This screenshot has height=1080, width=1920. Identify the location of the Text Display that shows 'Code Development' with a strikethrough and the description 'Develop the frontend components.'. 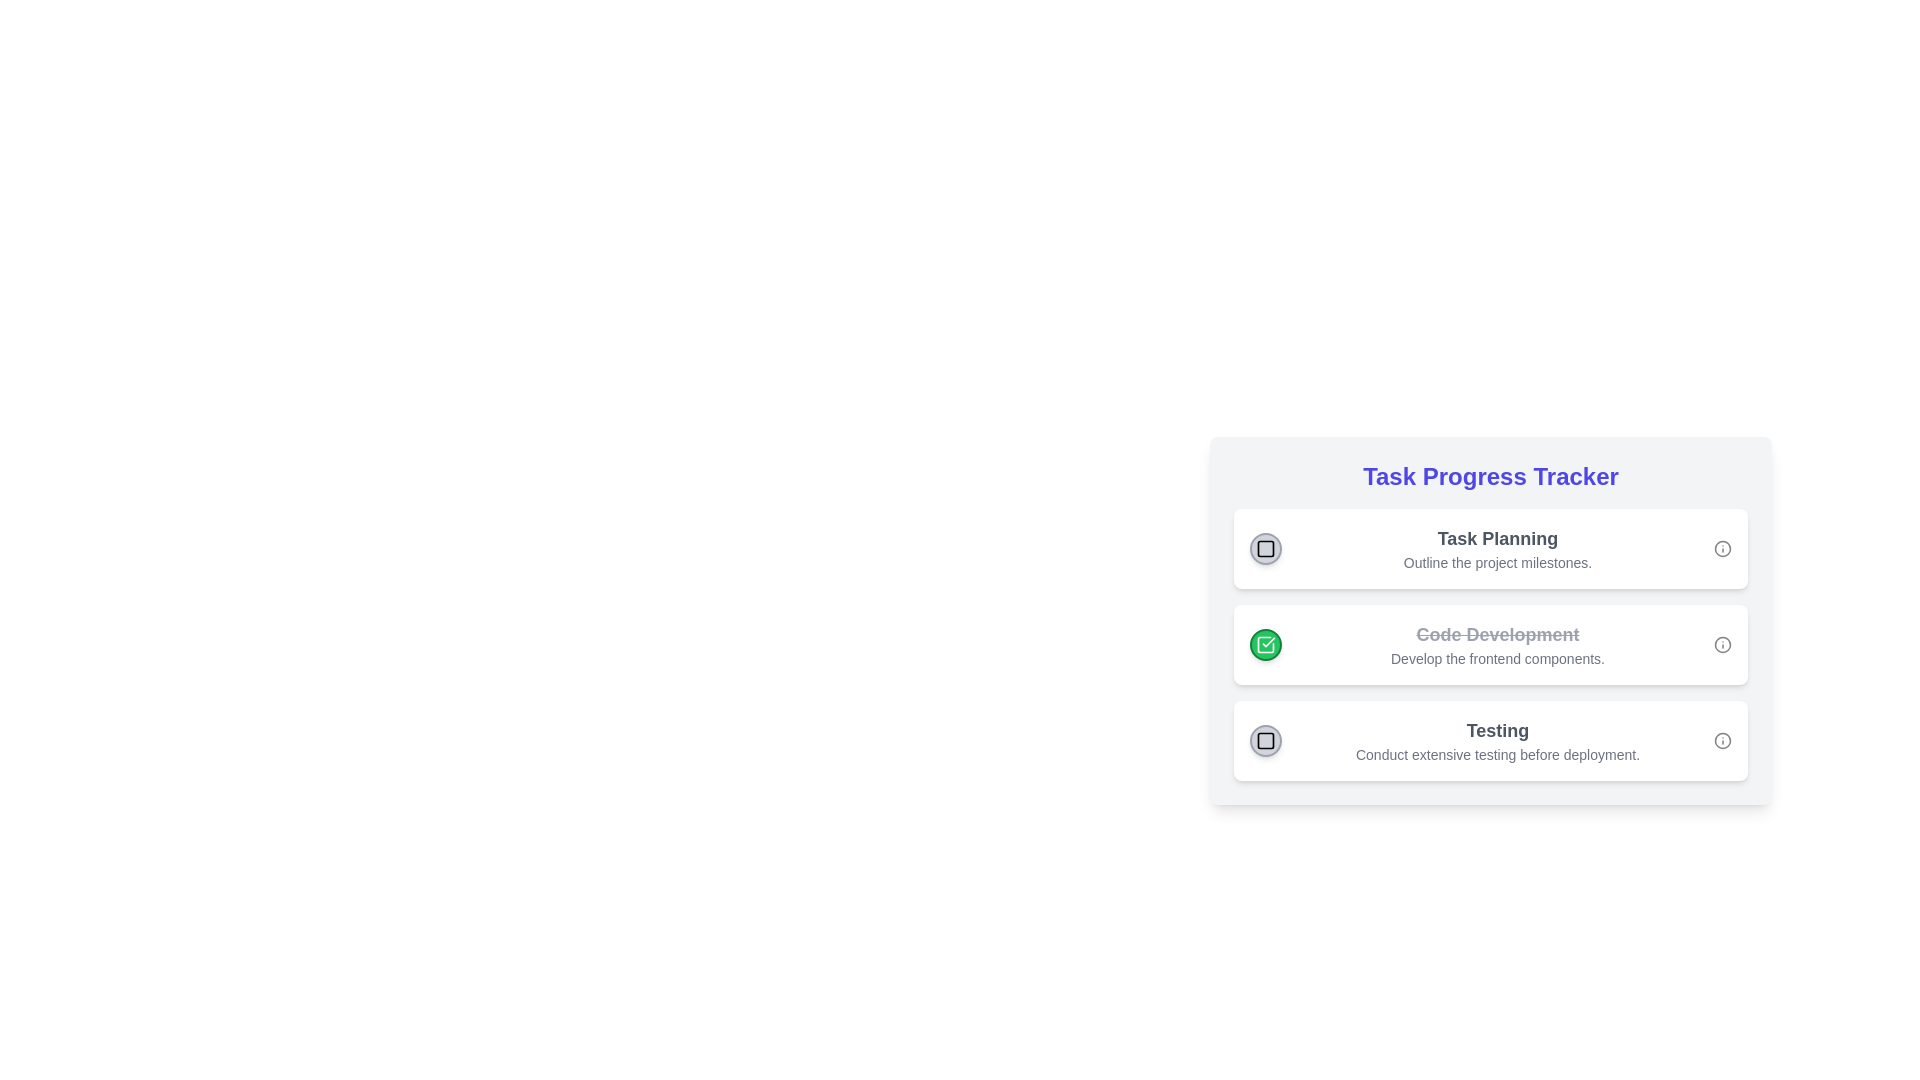
(1497, 644).